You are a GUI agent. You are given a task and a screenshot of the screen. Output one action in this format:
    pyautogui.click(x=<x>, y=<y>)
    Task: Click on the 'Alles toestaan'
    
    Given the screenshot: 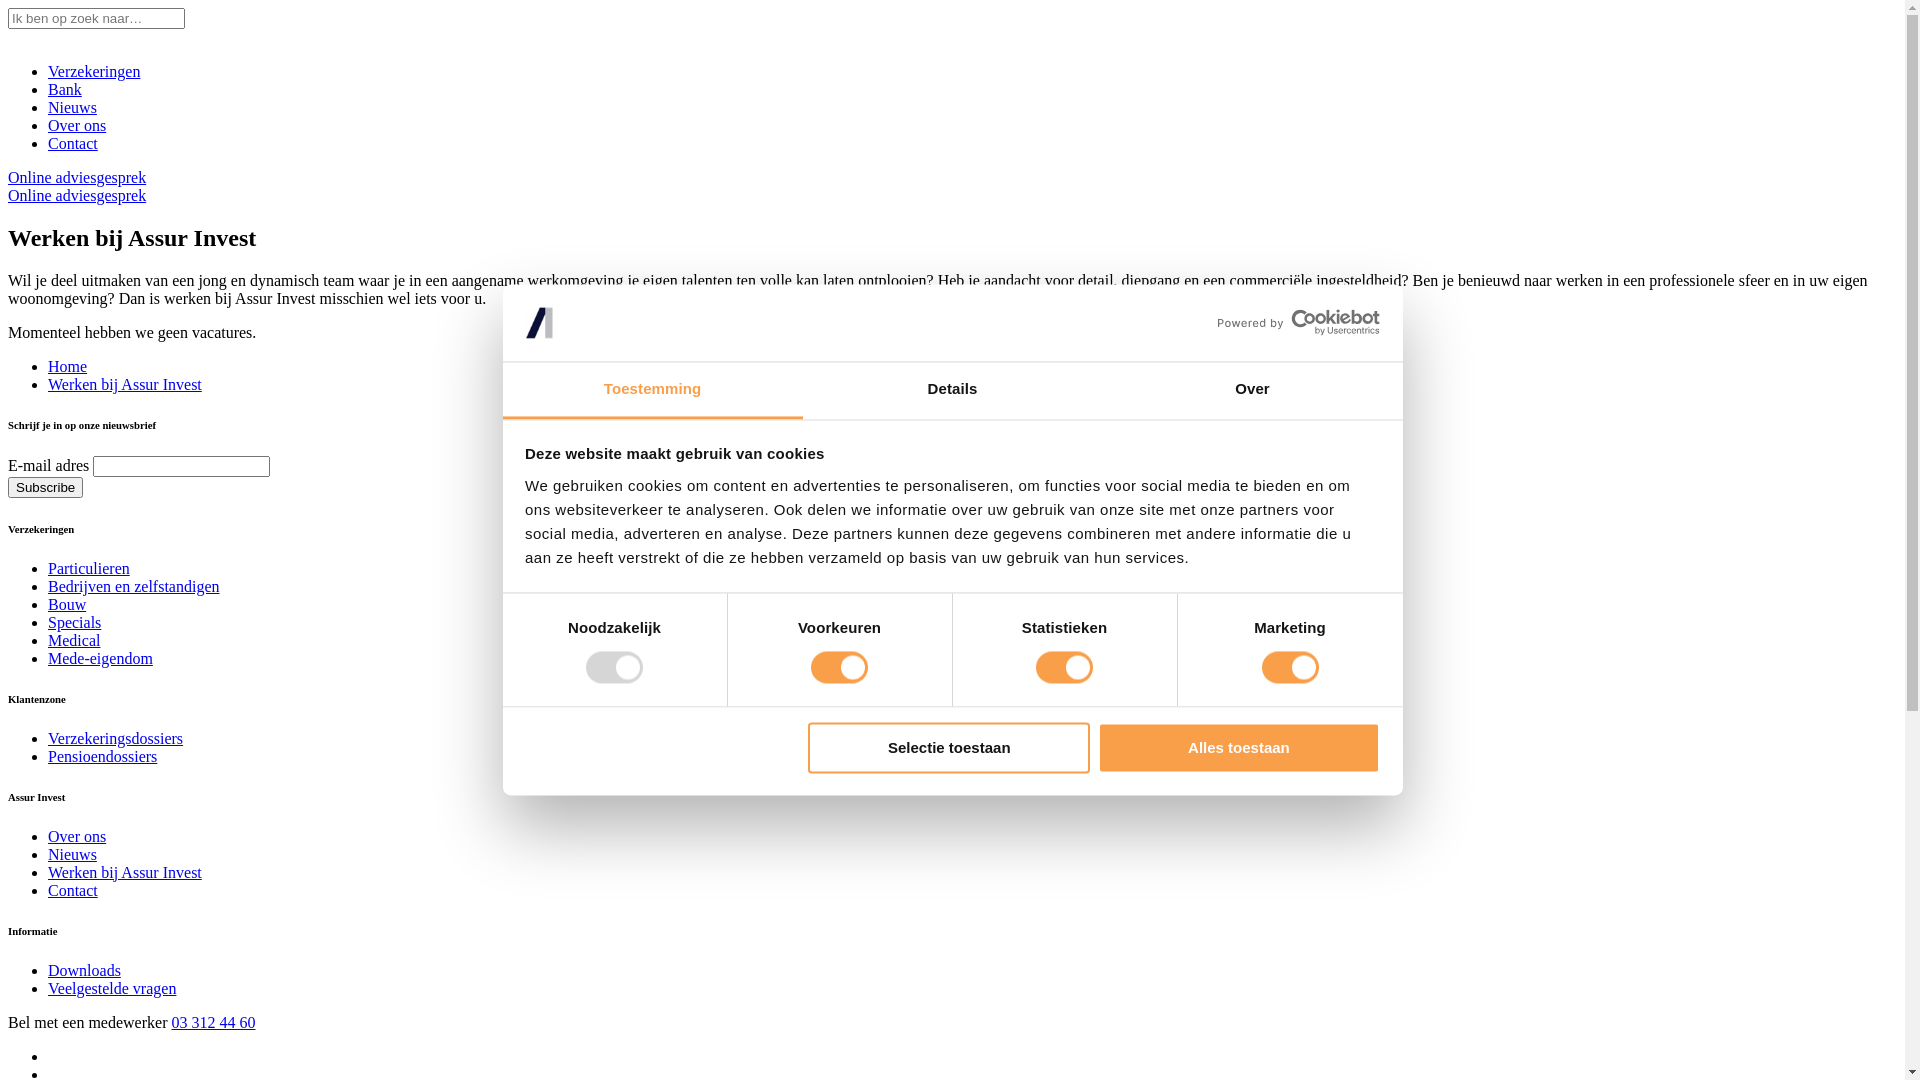 What is the action you would take?
    pyautogui.click(x=1237, y=747)
    